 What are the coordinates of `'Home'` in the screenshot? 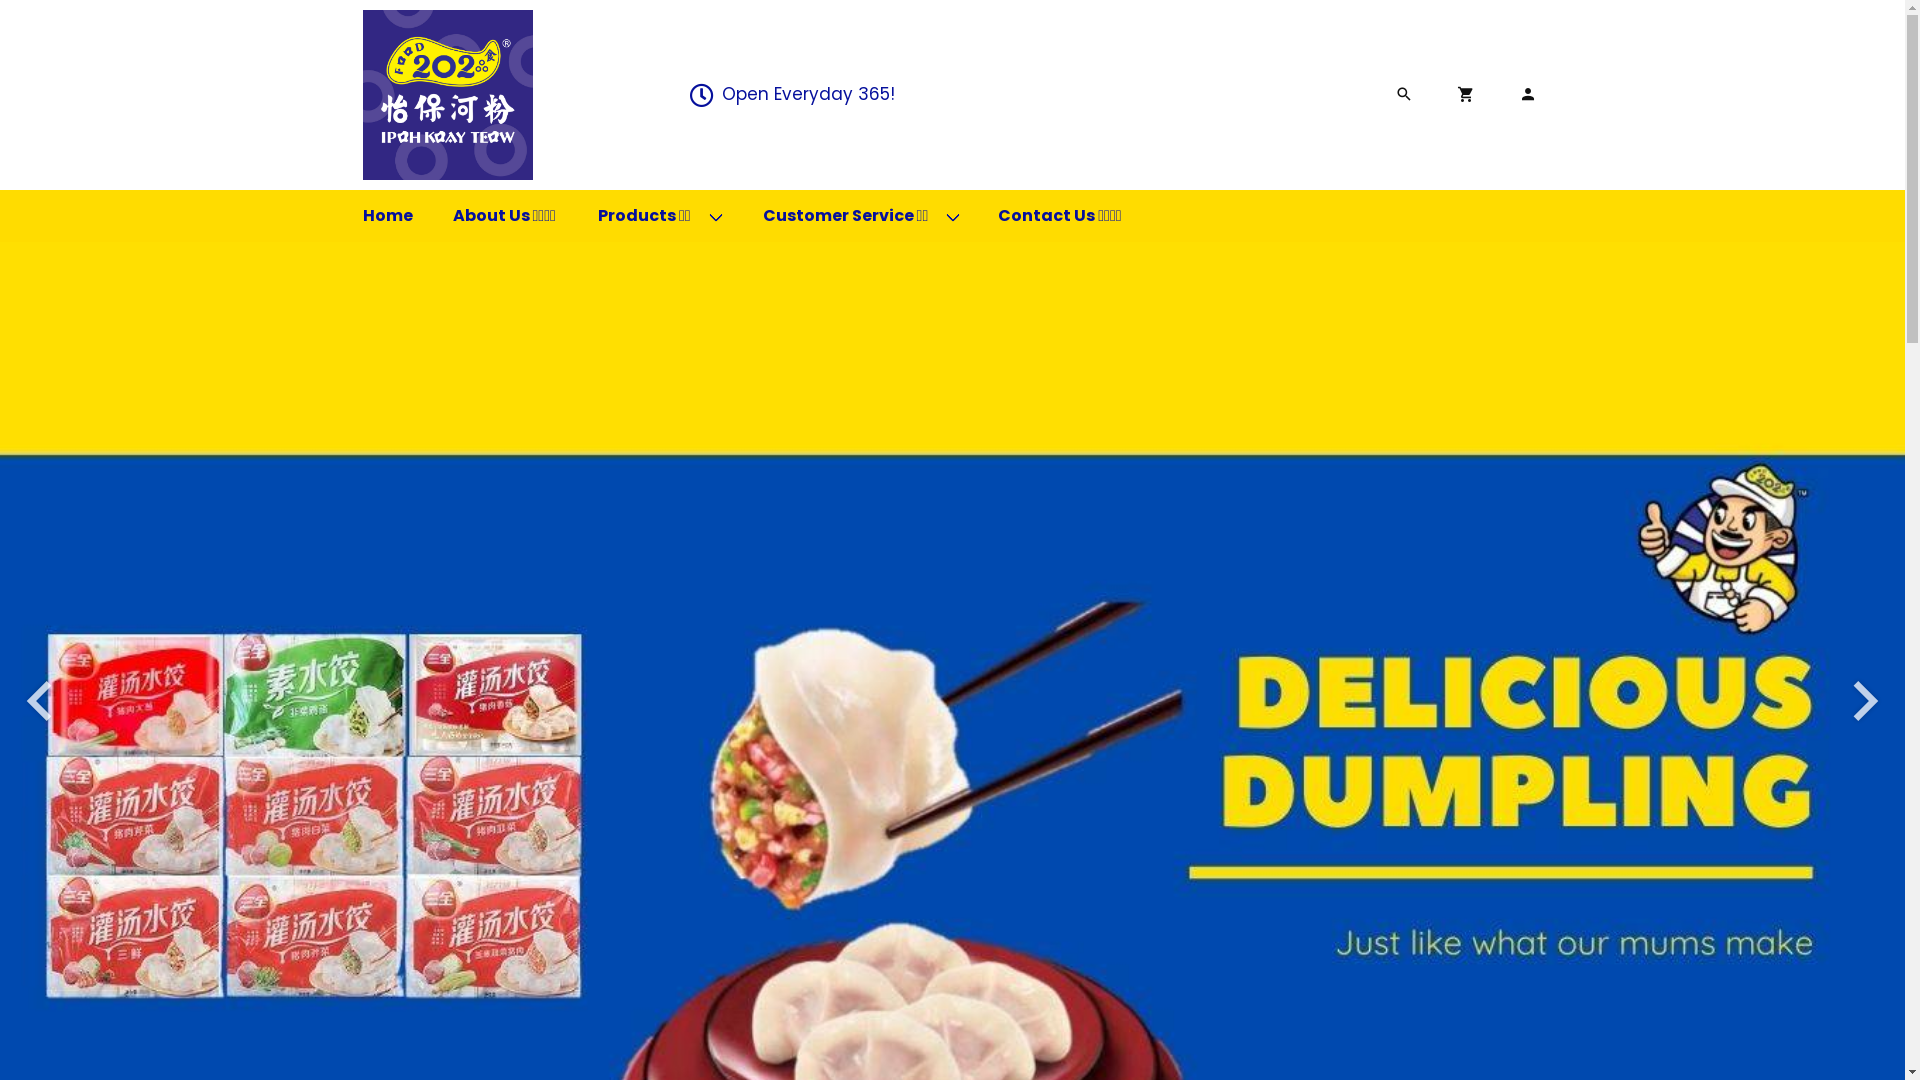 It's located at (387, 216).